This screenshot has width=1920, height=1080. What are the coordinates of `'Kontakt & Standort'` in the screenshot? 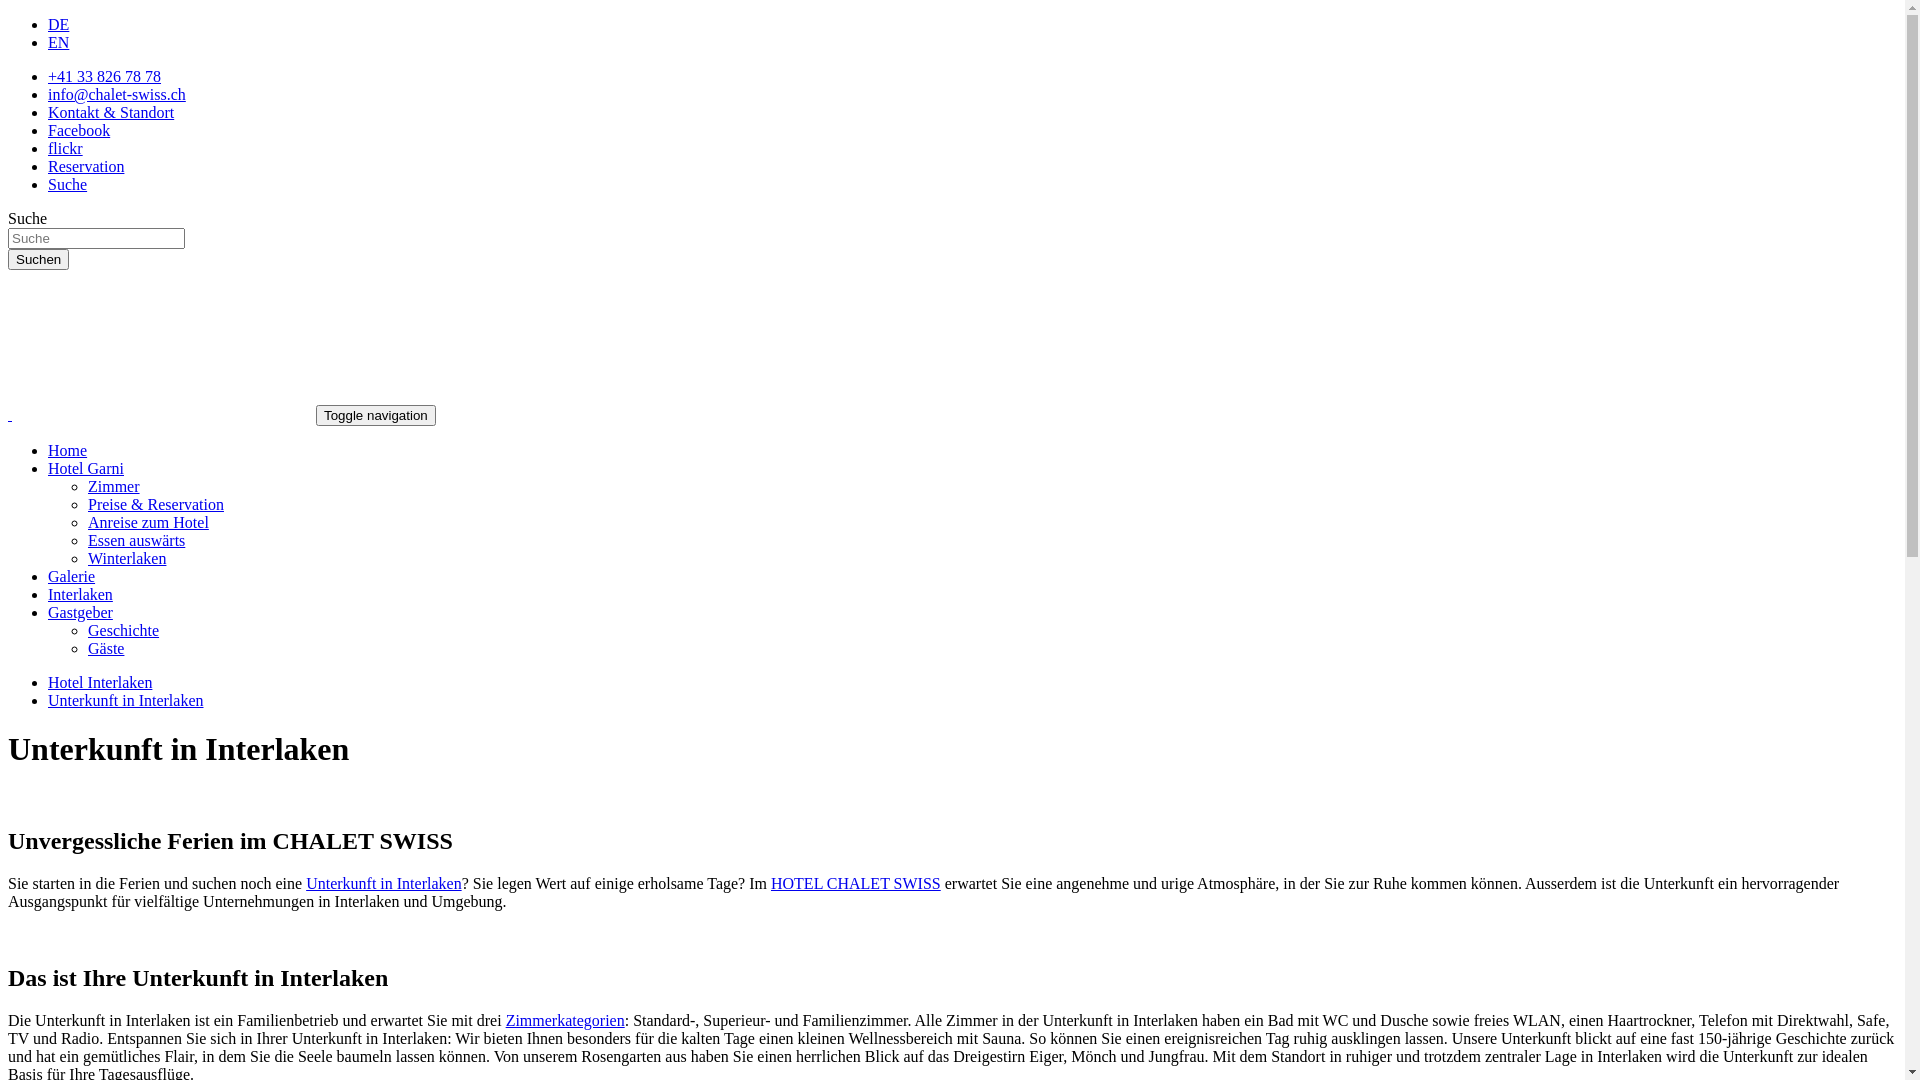 It's located at (109, 112).